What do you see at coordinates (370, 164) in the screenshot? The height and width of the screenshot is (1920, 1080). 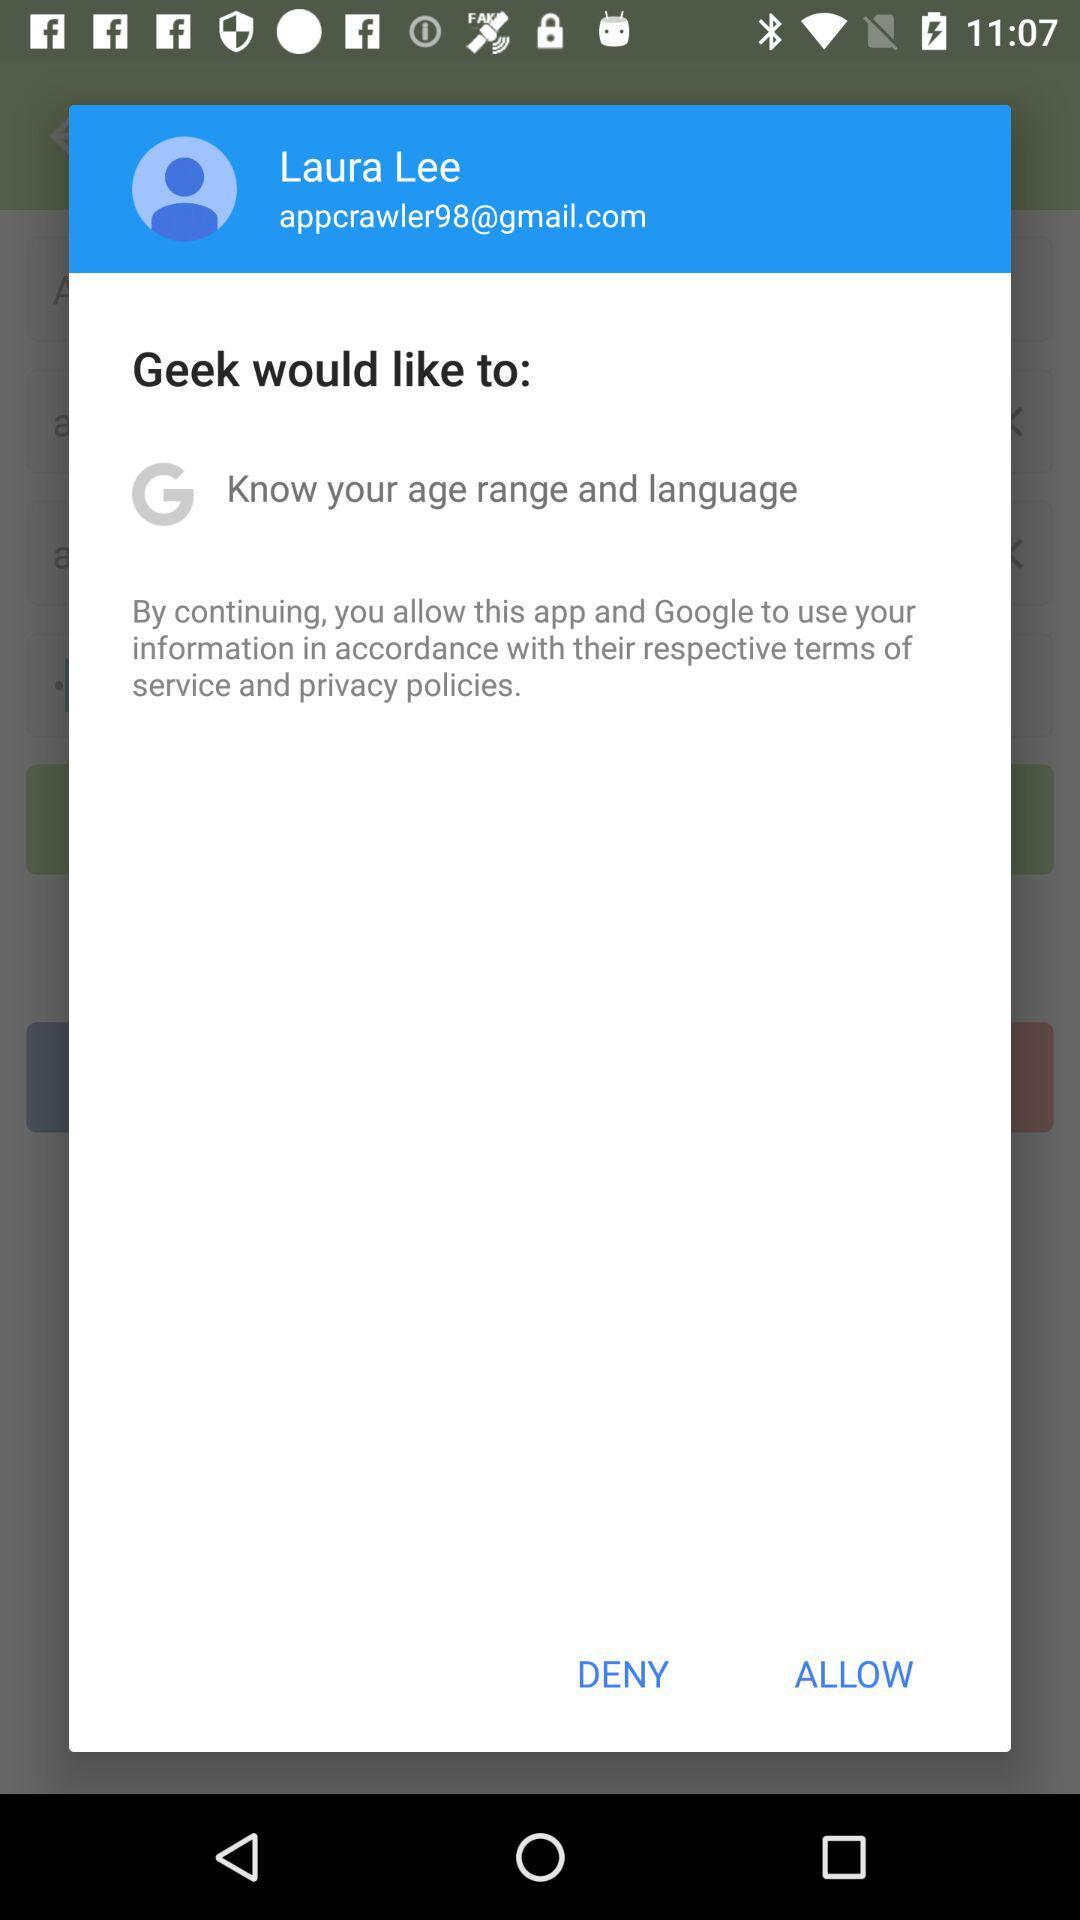 I see `the icon above appcrawler98@gmail.com icon` at bounding box center [370, 164].